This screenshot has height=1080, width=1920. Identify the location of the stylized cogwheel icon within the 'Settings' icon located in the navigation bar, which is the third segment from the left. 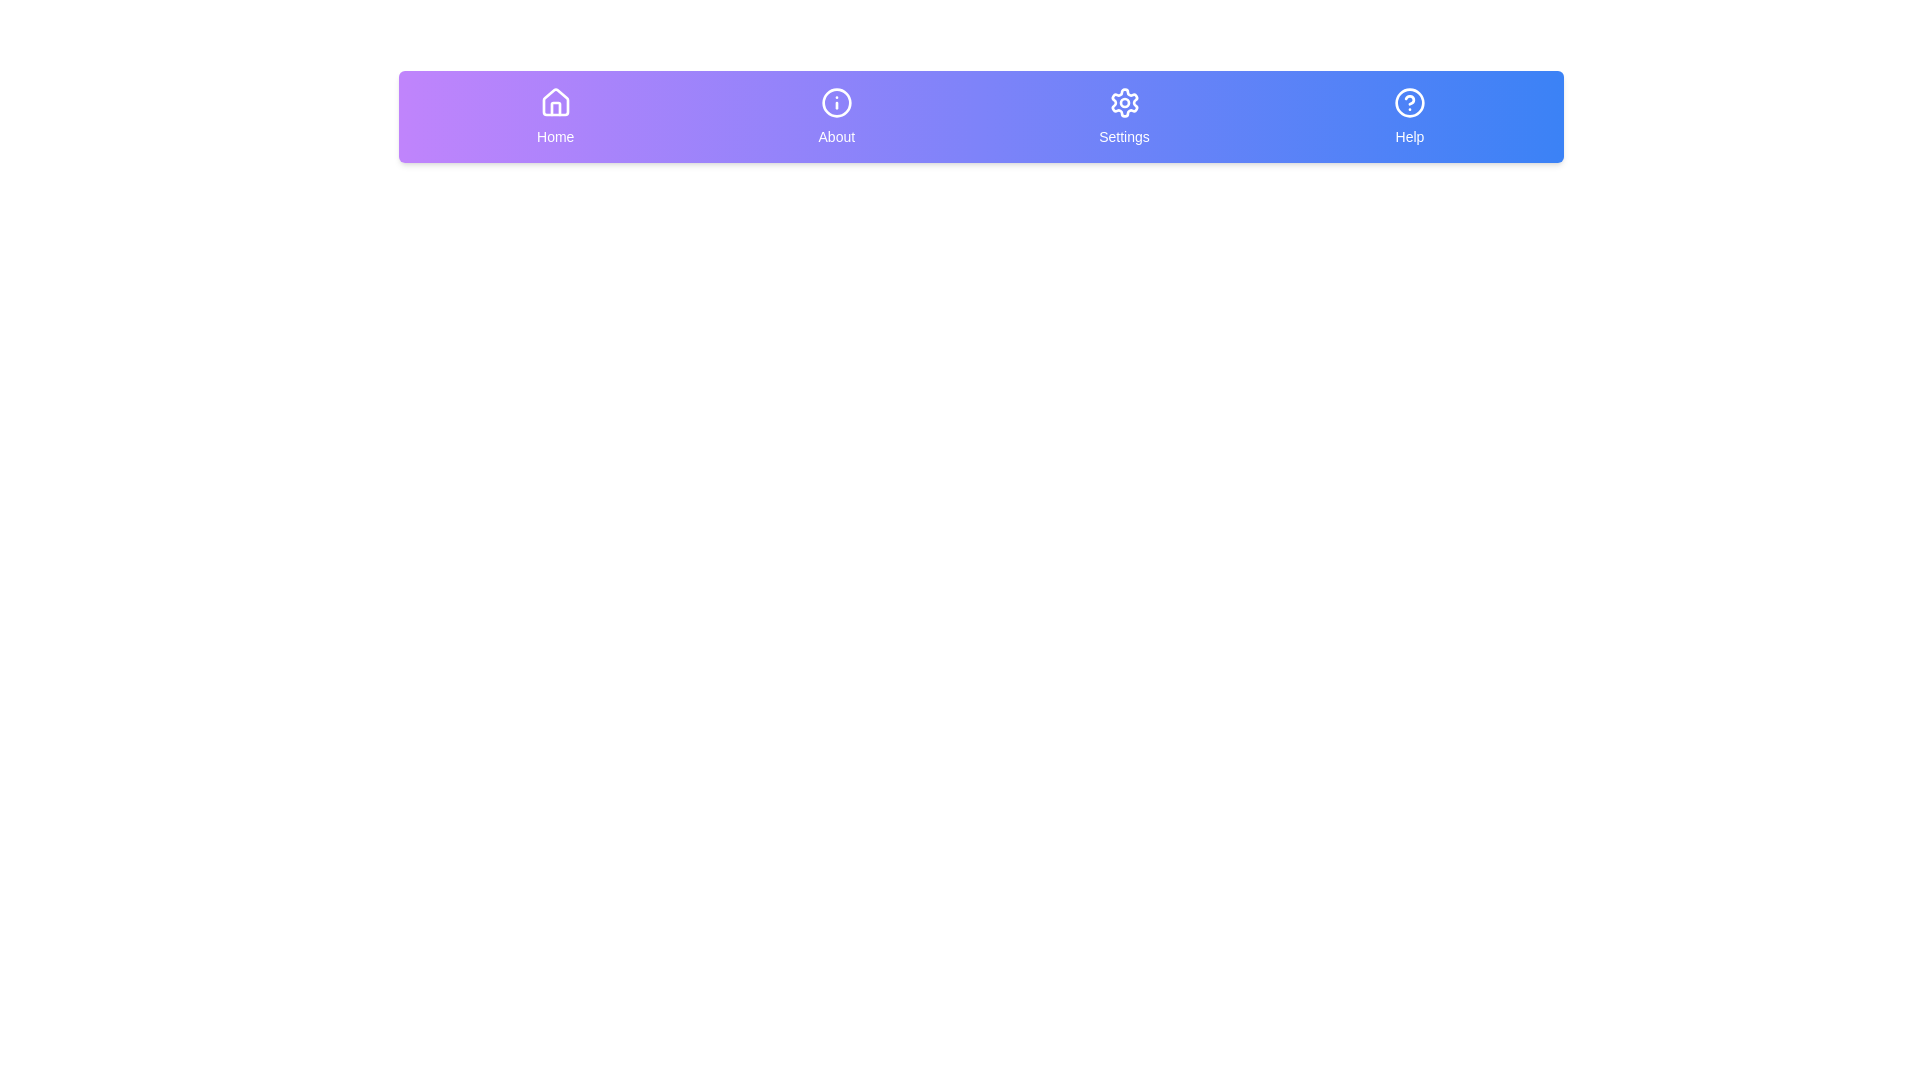
(1124, 103).